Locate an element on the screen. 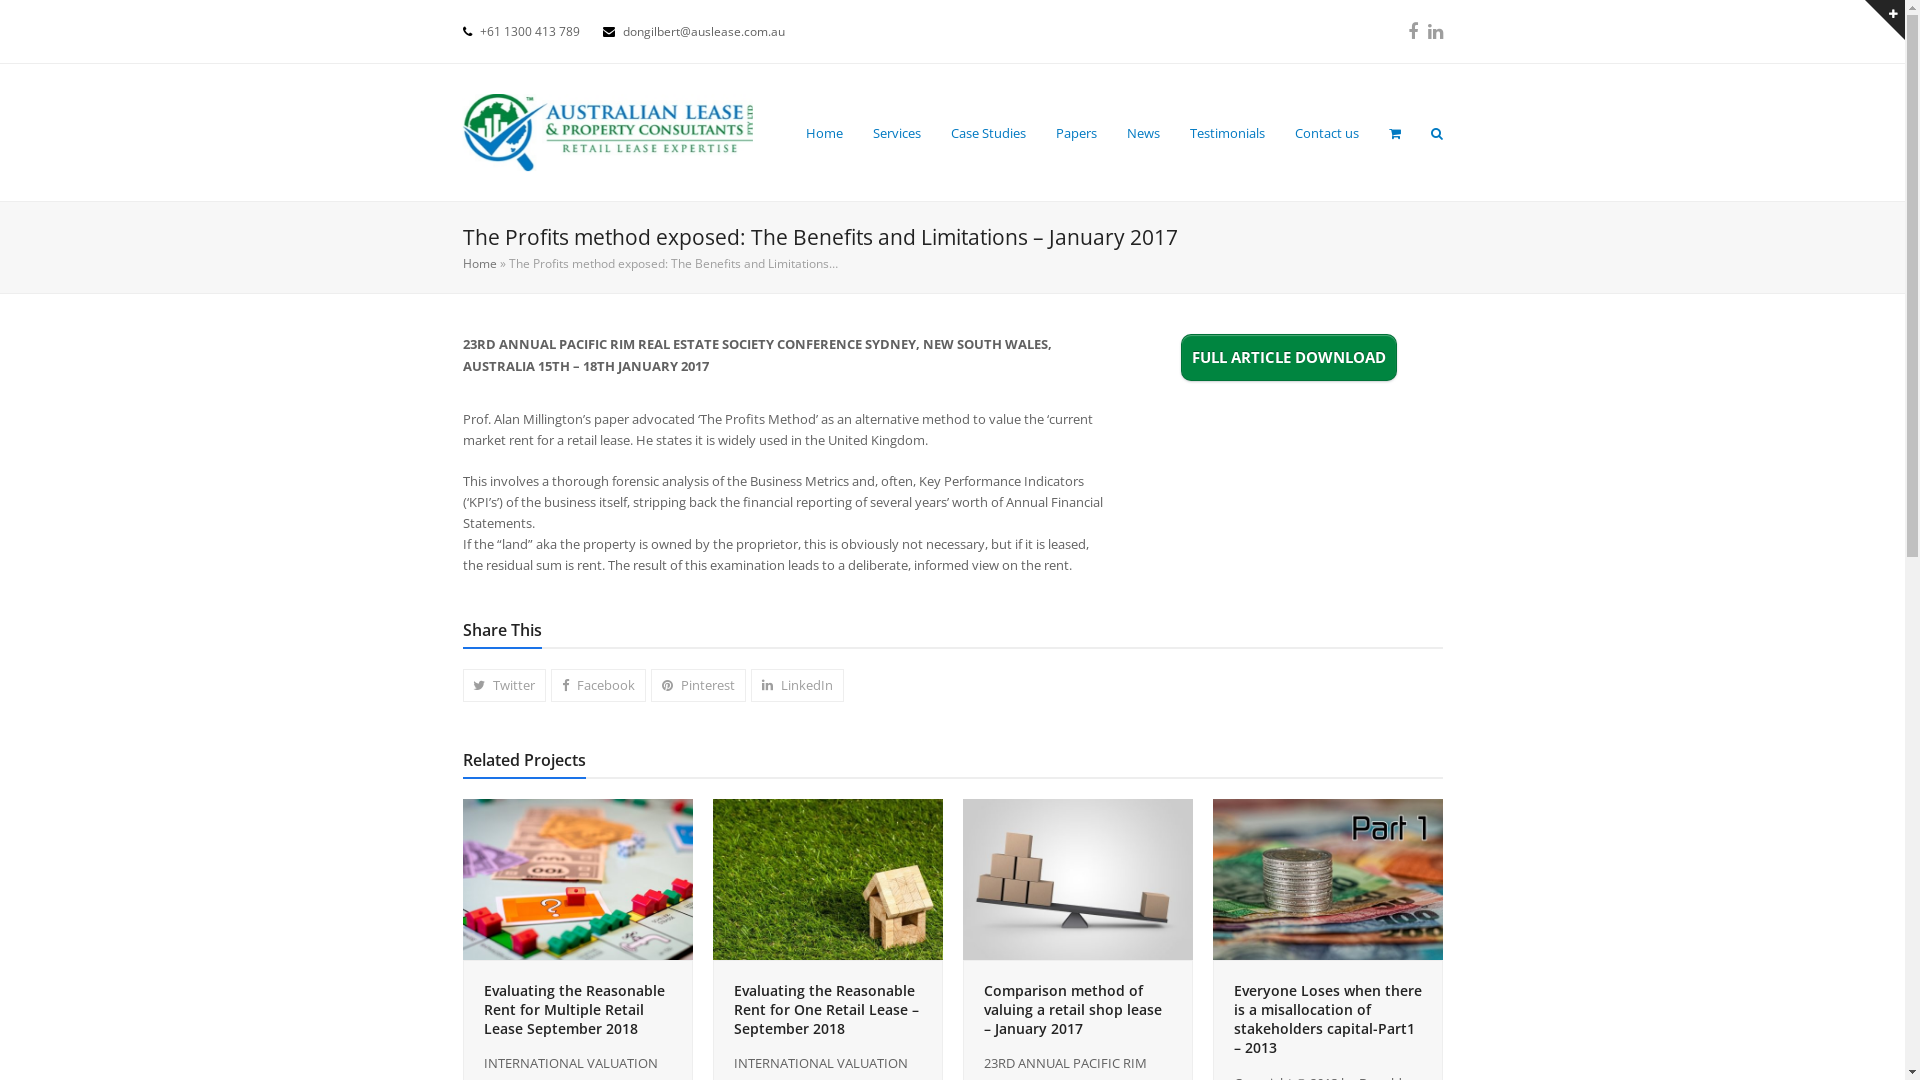  'LinkedIn' is located at coordinates (1434, 31).